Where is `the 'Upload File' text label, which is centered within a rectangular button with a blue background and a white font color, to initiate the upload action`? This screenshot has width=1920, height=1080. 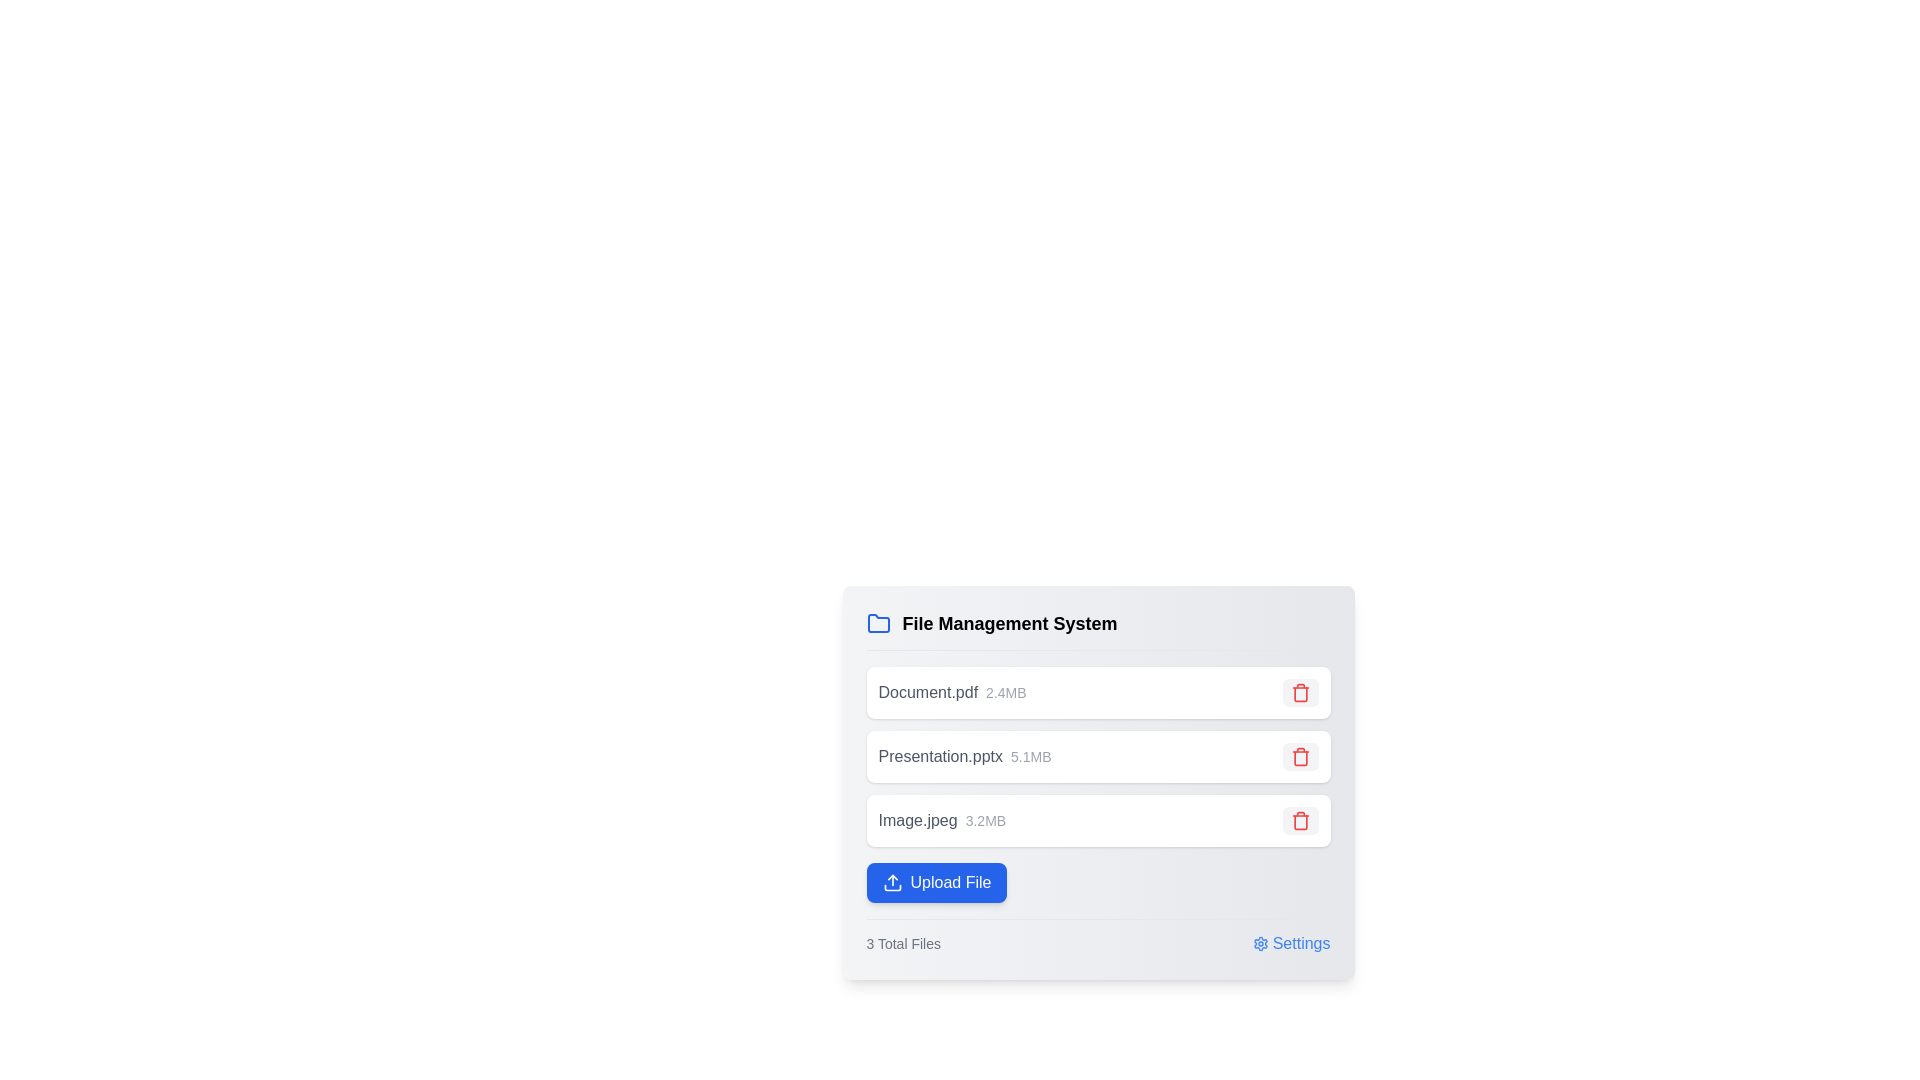 the 'Upload File' text label, which is centered within a rectangular button with a blue background and a white font color, to initiate the upload action is located at coordinates (949, 882).